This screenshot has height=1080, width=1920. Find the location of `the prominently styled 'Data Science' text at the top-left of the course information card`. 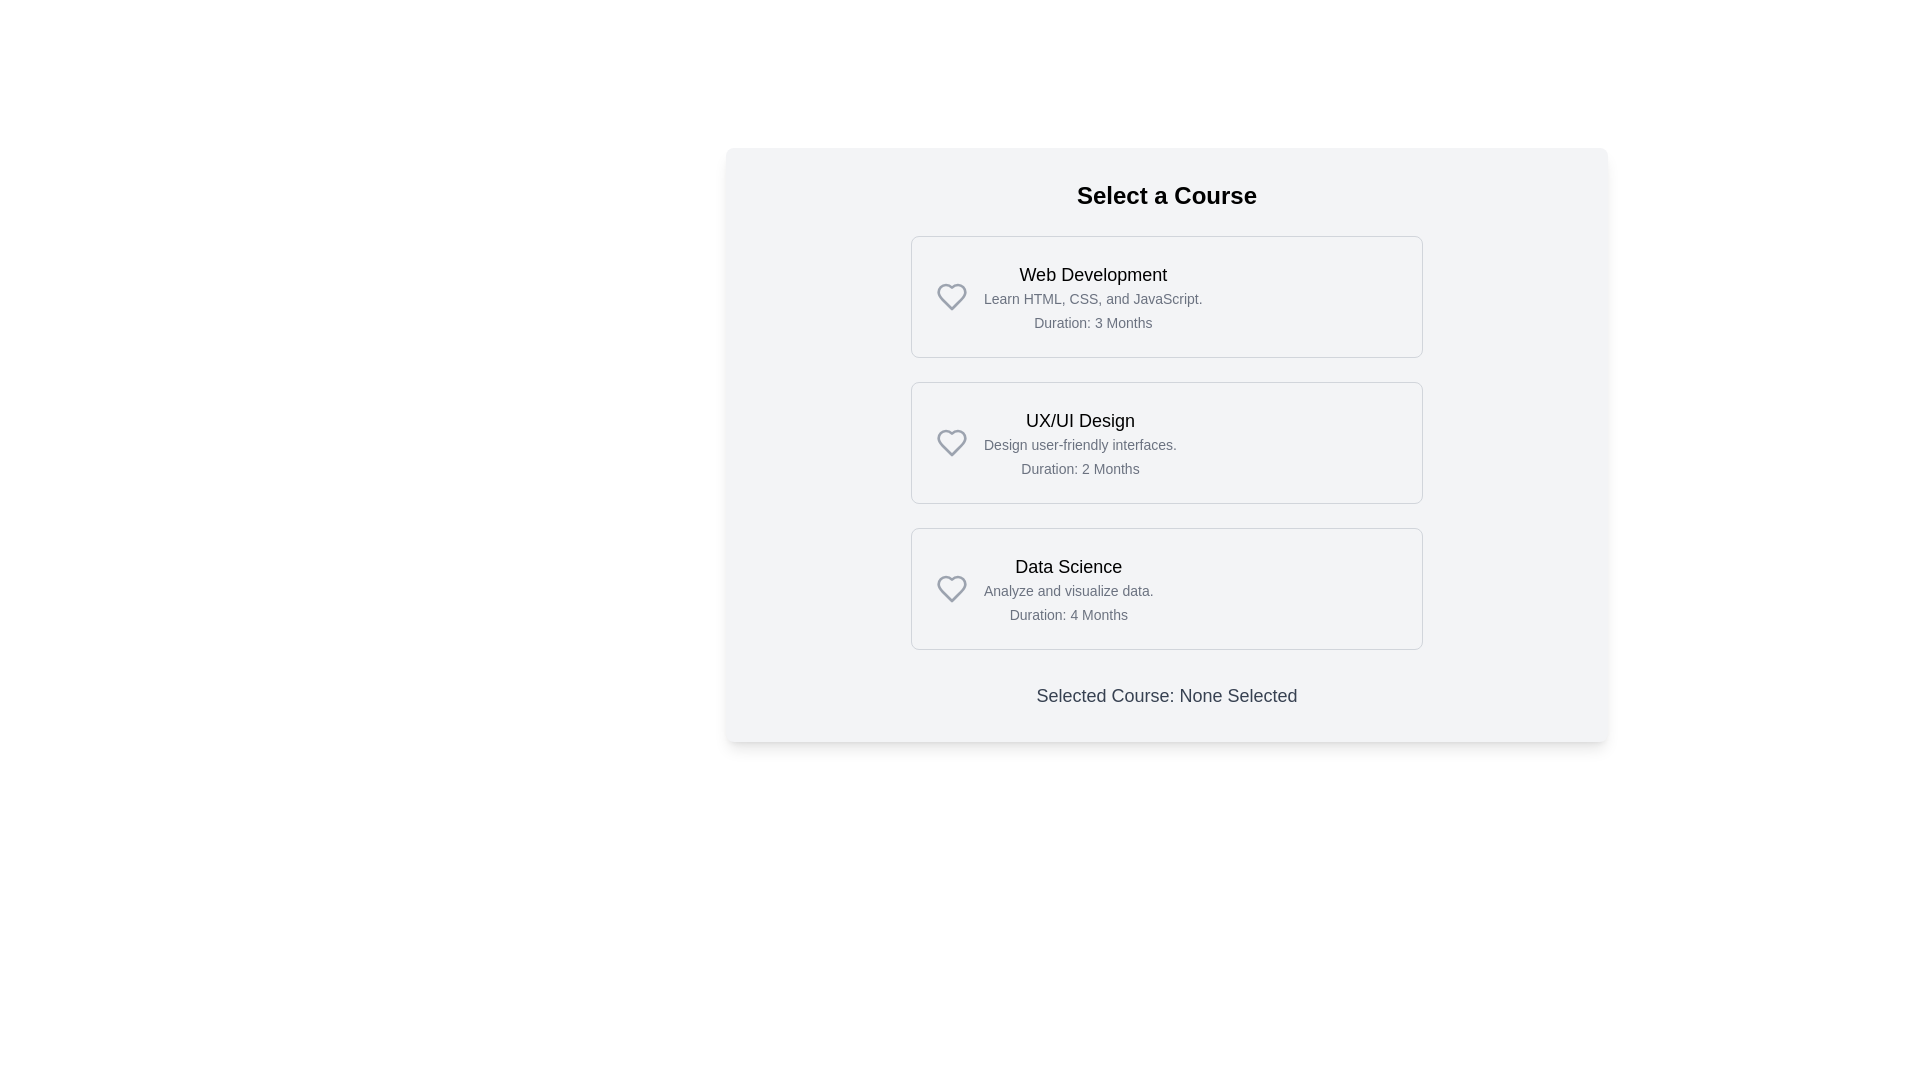

the prominently styled 'Data Science' text at the top-left of the course information card is located at coordinates (1067, 567).